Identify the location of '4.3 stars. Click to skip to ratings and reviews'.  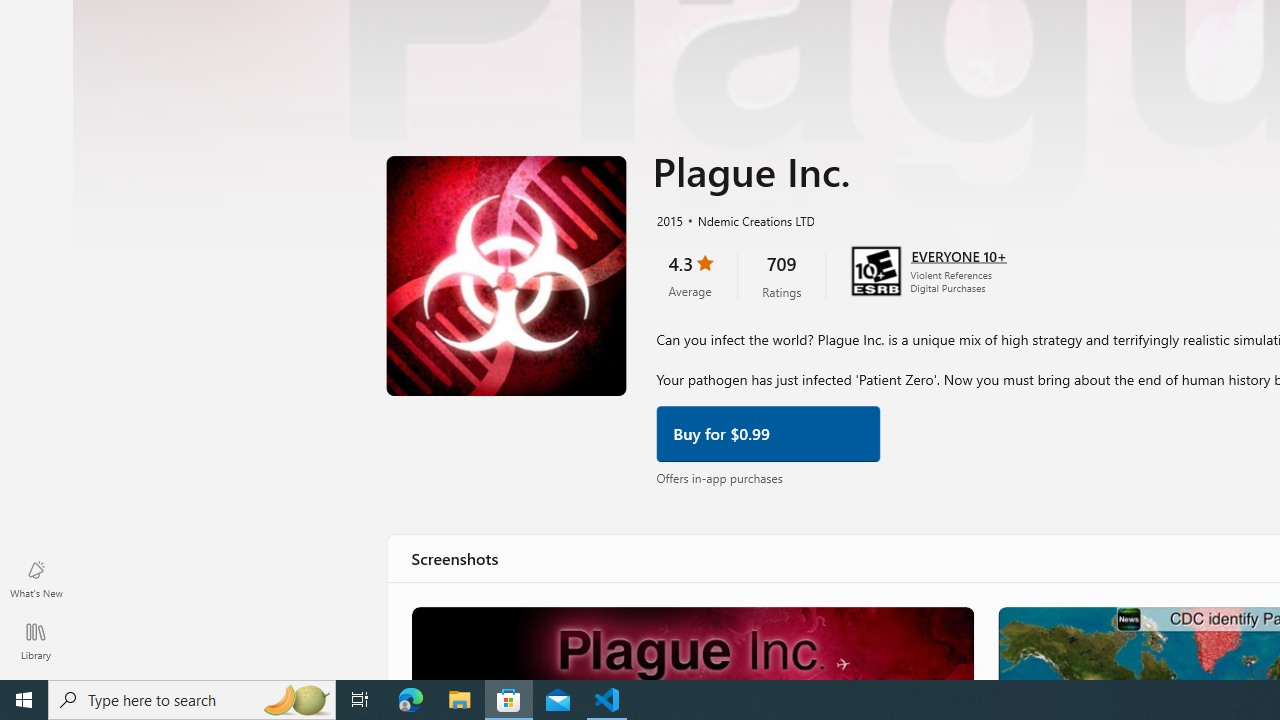
(689, 273).